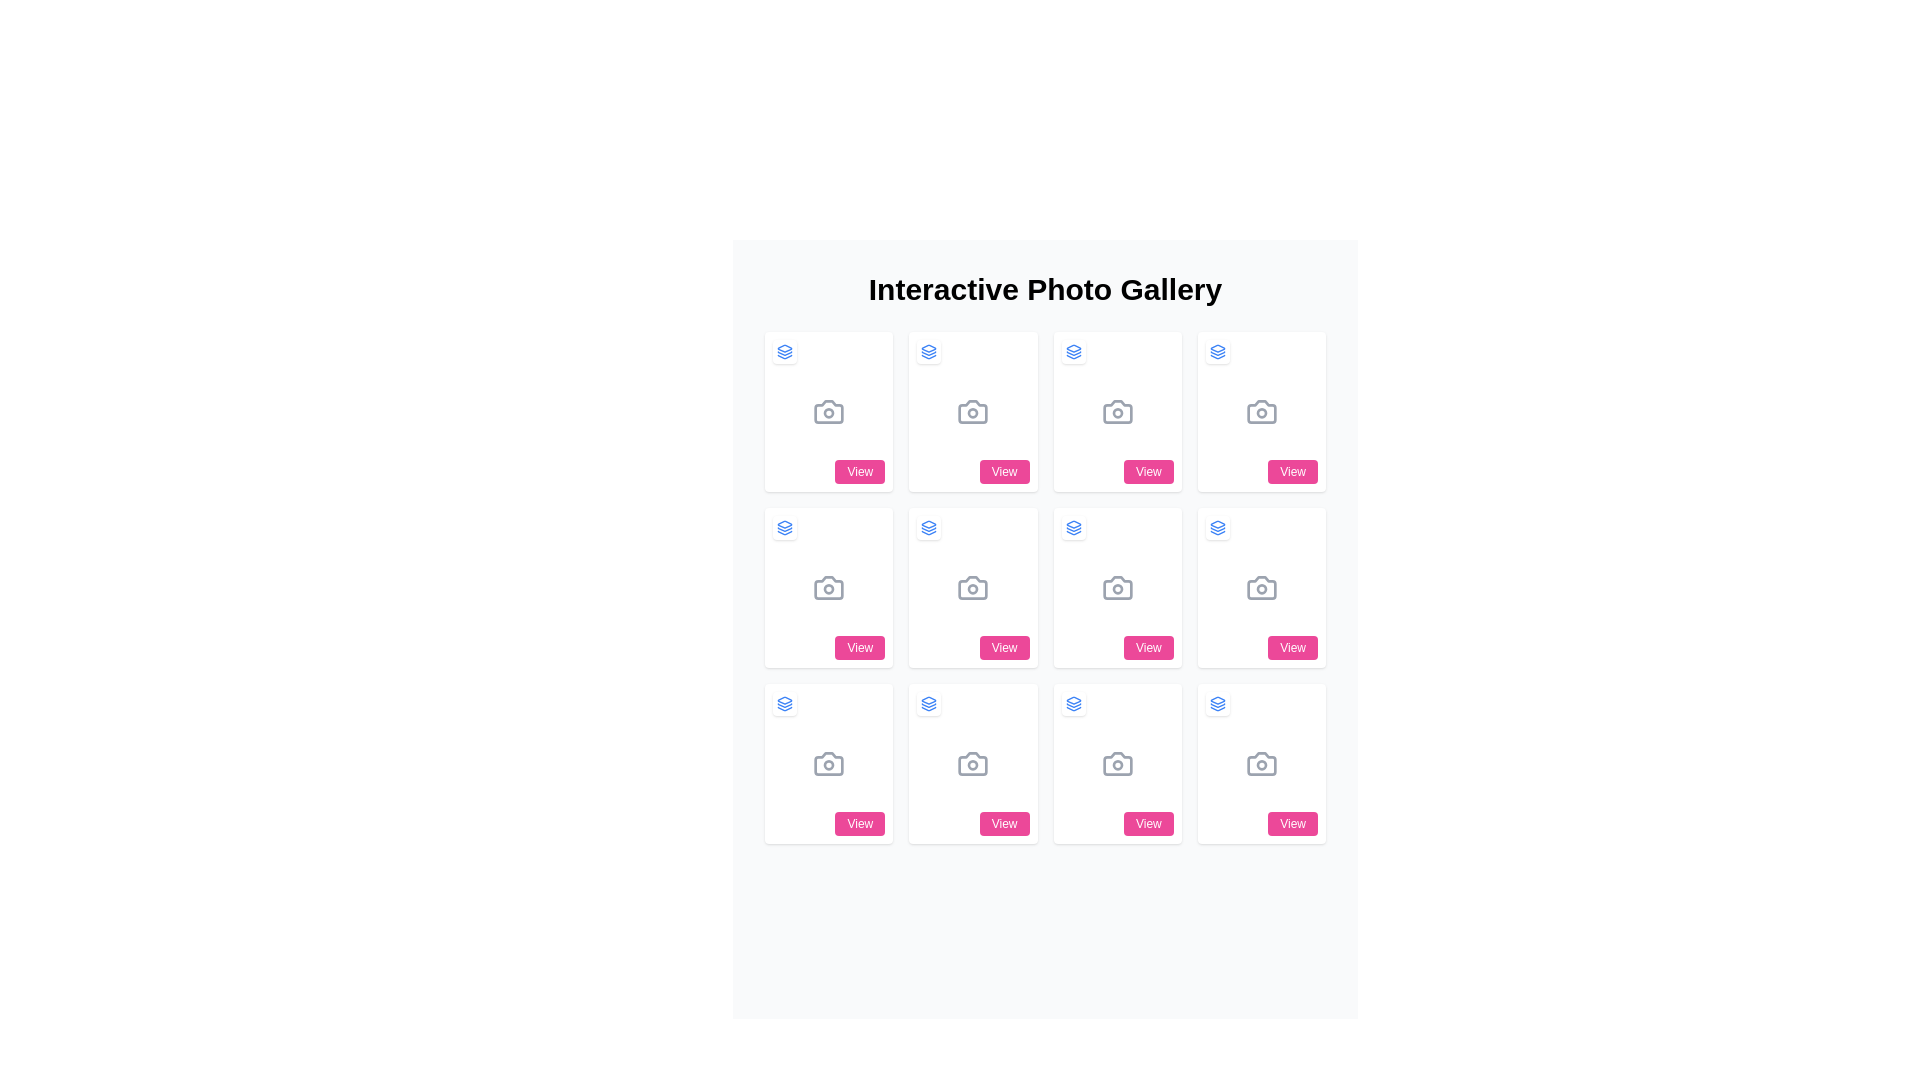  I want to click on the white card with a rounded shadow effect that contains a blue stacked-layers icon, a camera icon, and a pink 'View' button, located as the second card in the second row of the grid layout, so click(973, 586).